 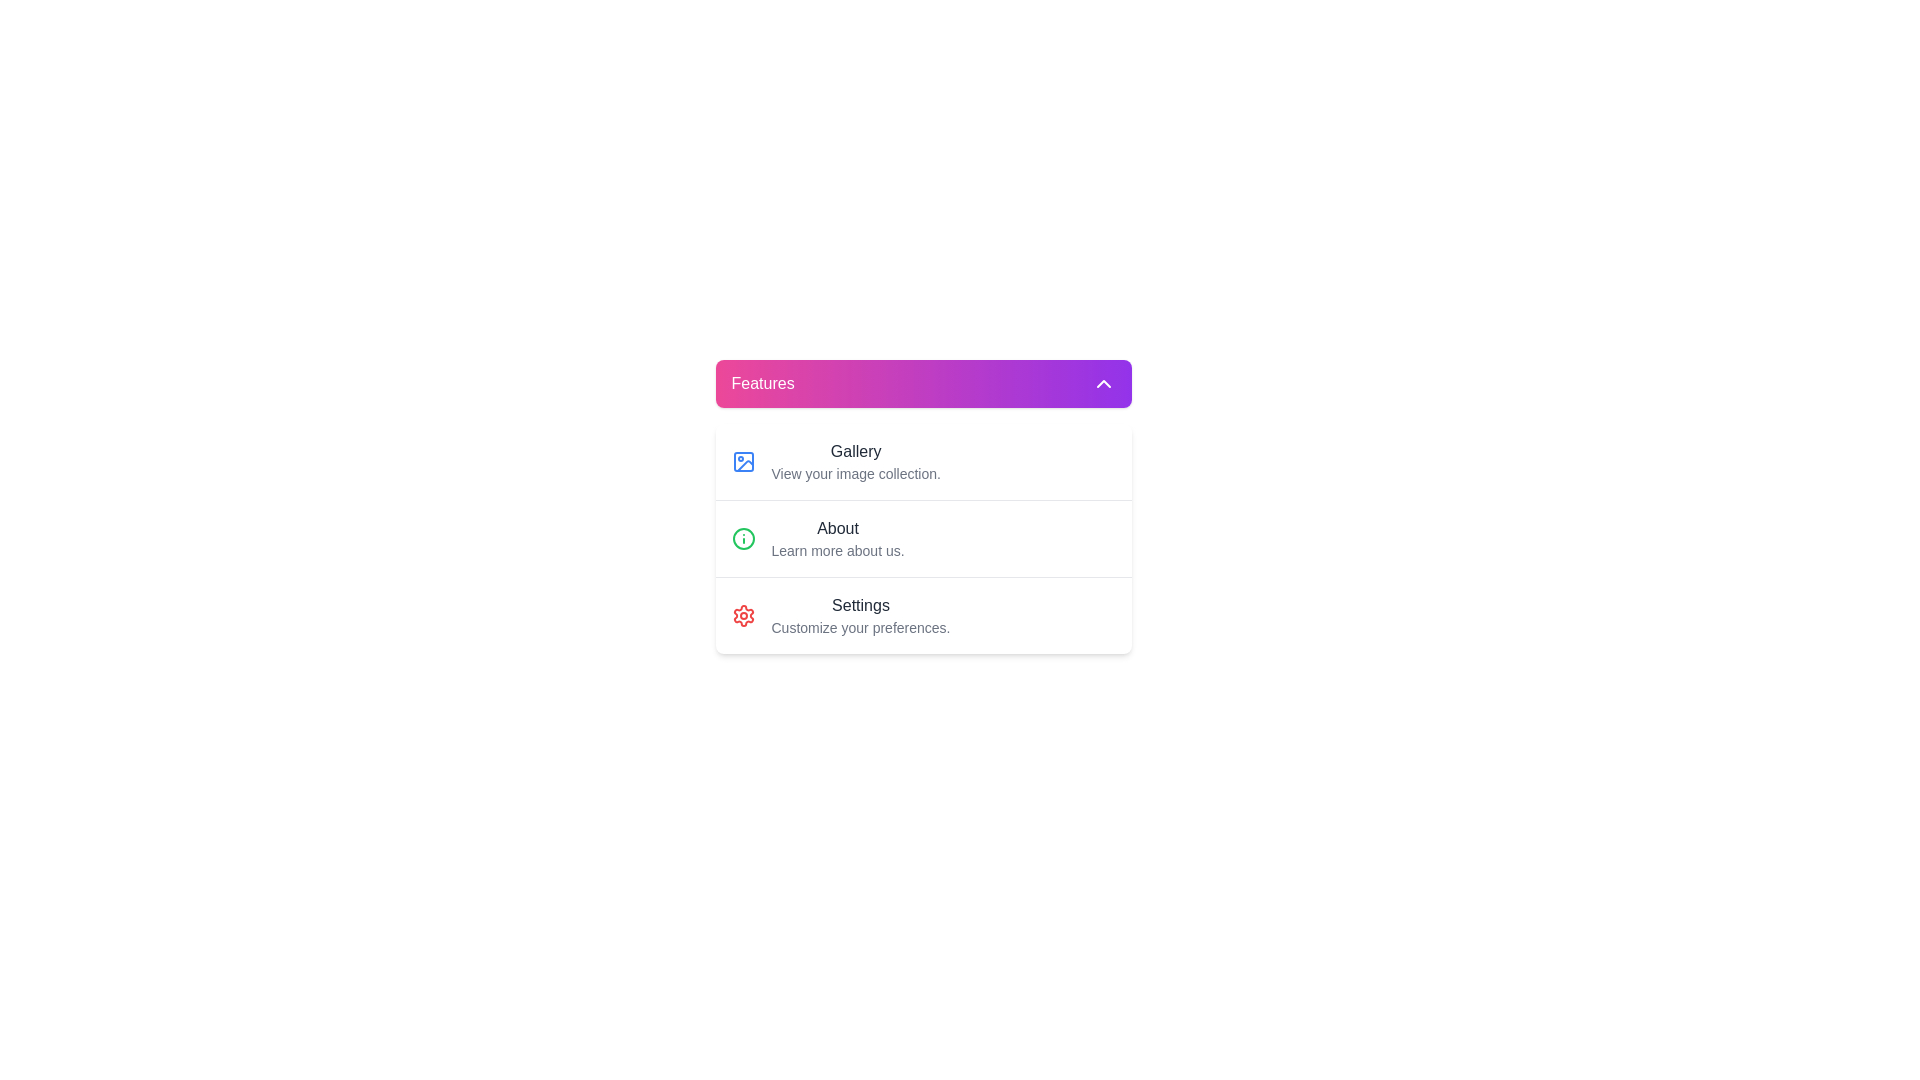 I want to click on the third list item with a red cogwheel icon and the text 'Settings' that allows customization of preferences, so click(x=922, y=614).